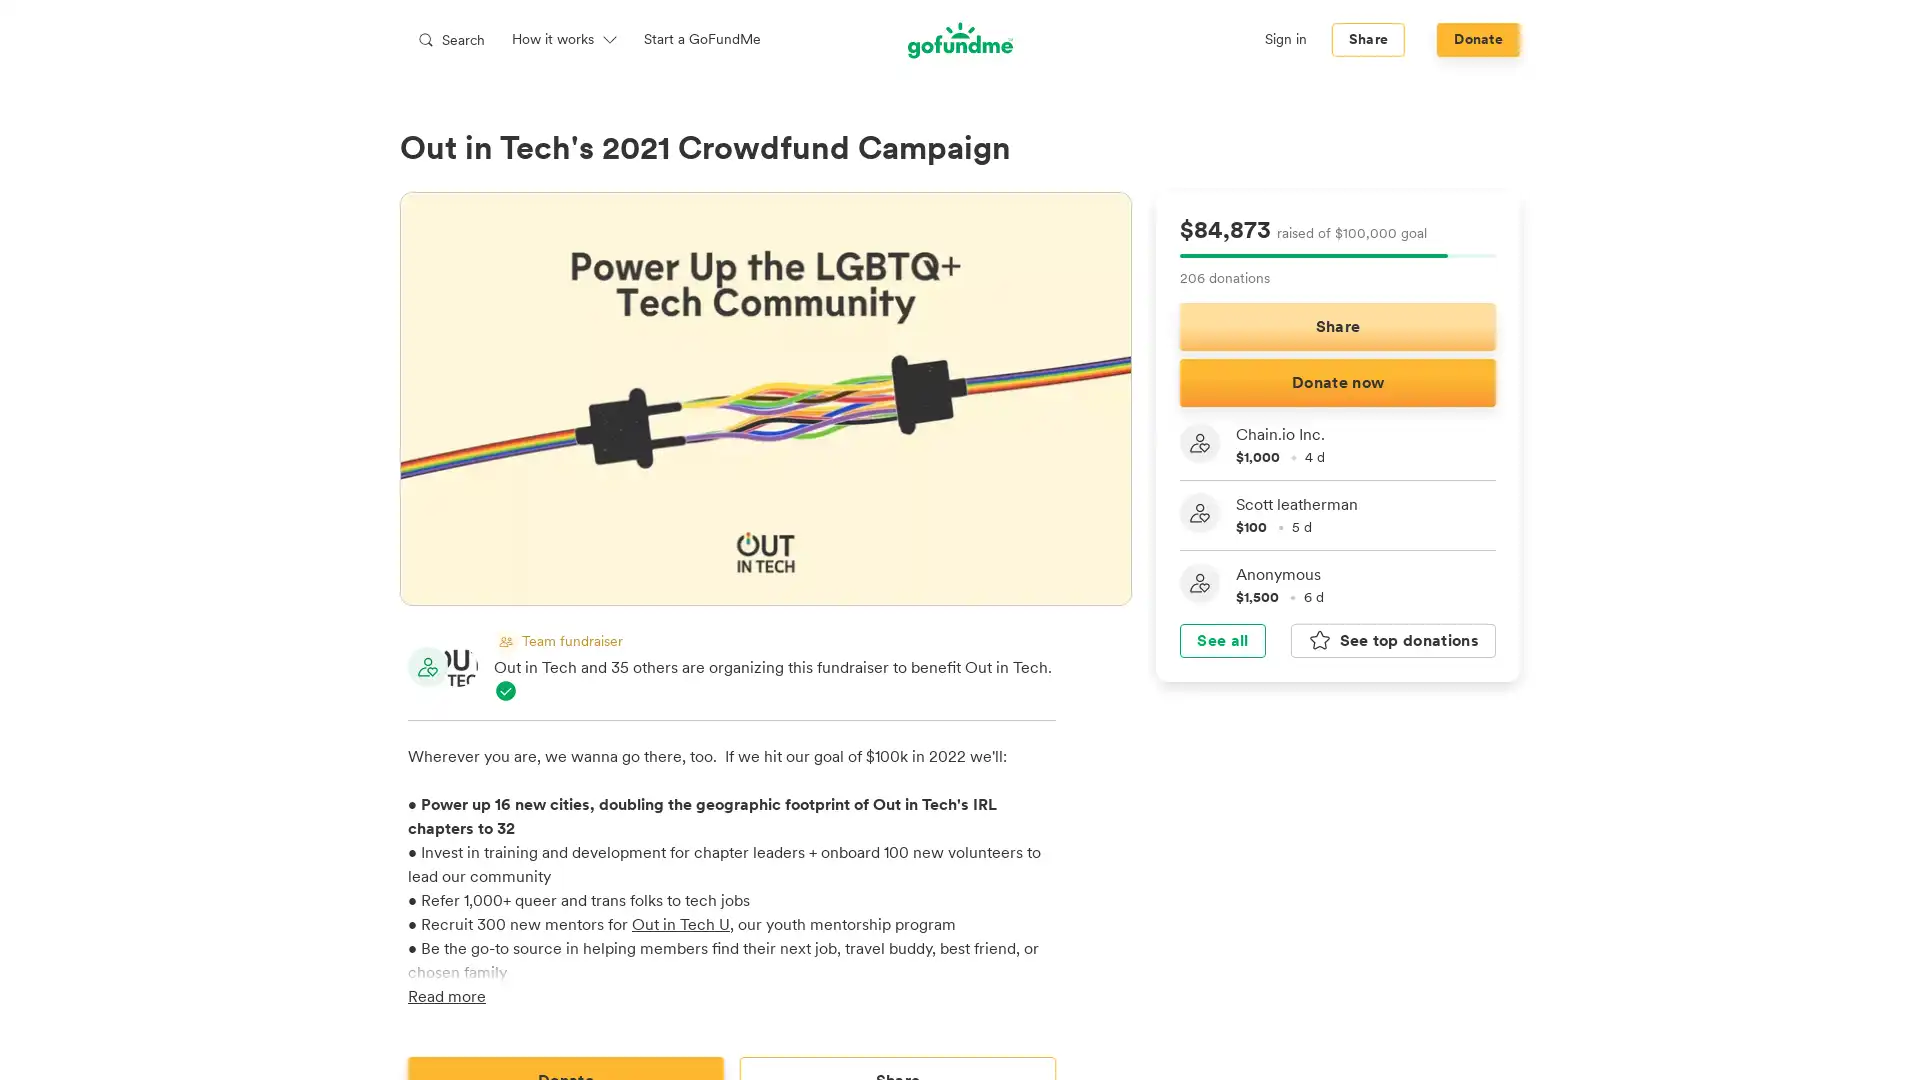 This screenshot has width=1920, height=1080. I want to click on Search, so click(450, 39).